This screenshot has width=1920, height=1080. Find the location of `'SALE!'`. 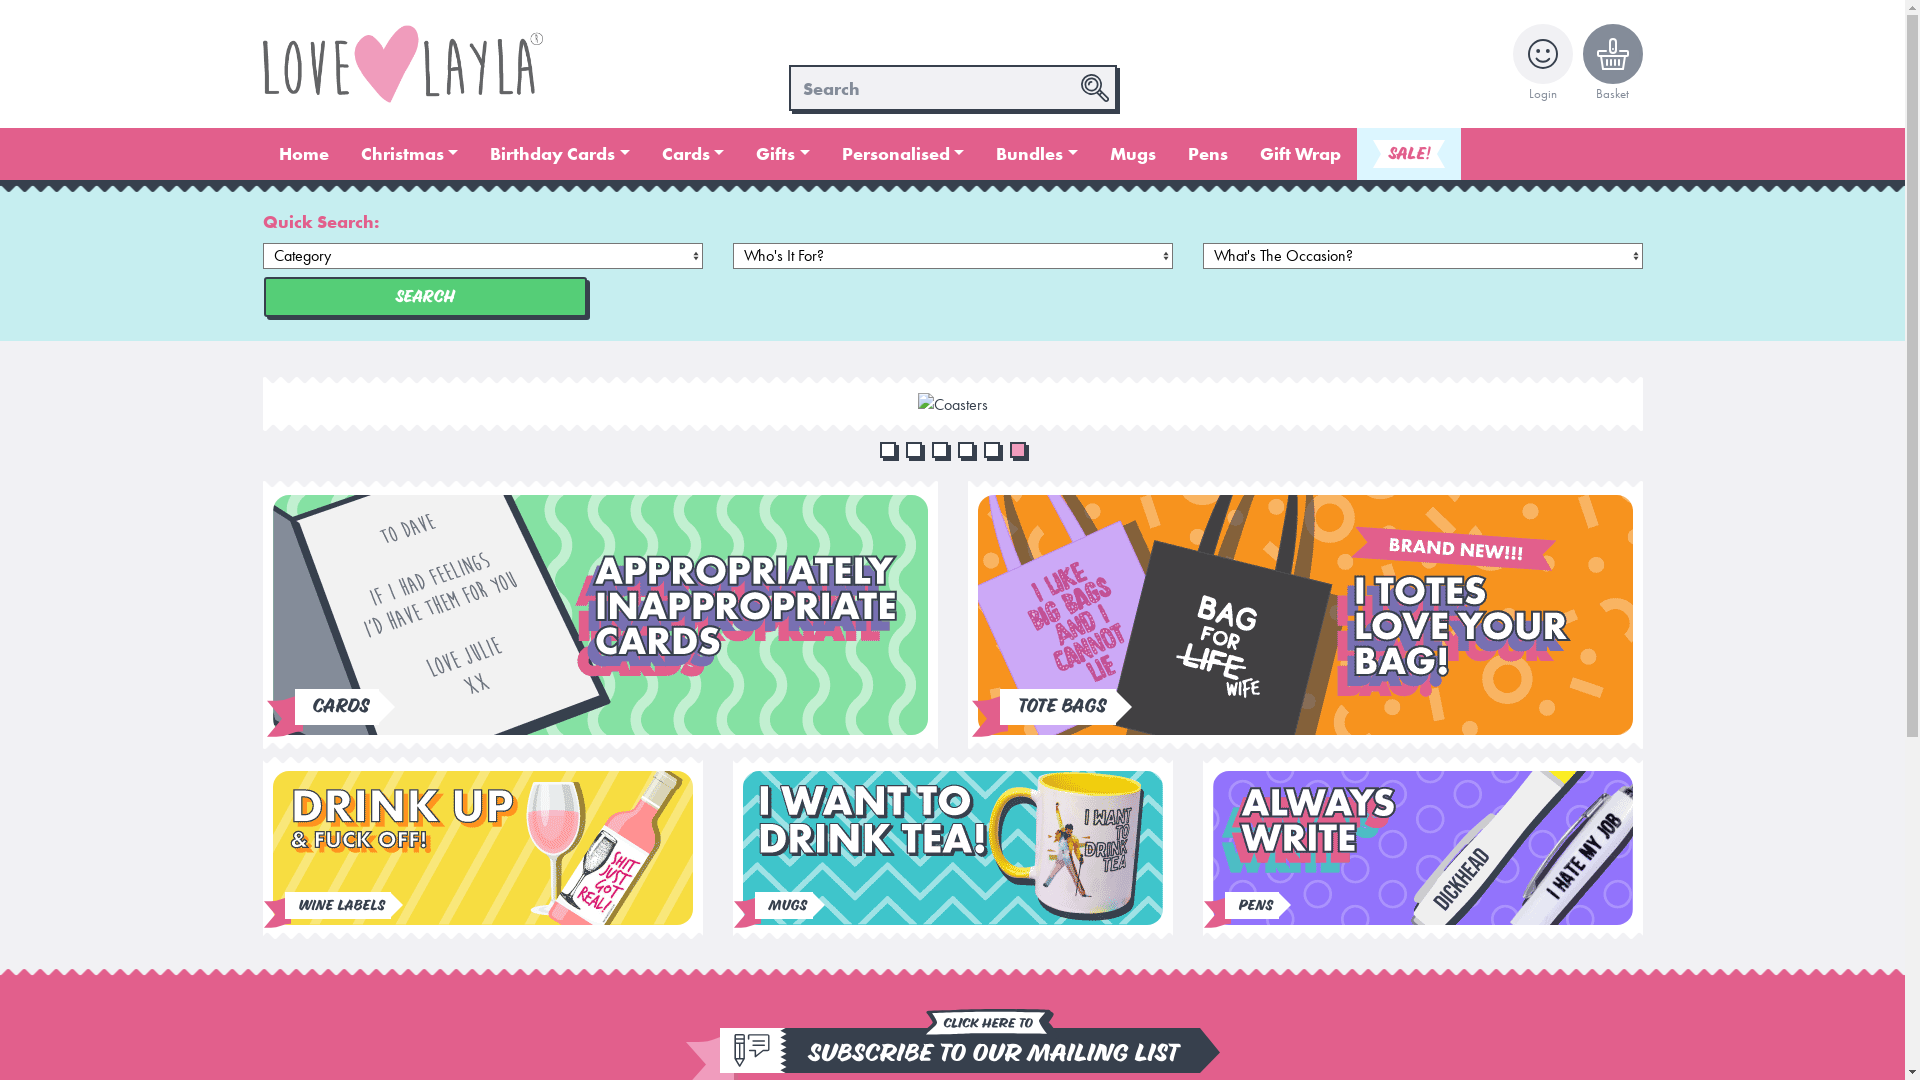

'SALE!' is located at coordinates (1357, 153).